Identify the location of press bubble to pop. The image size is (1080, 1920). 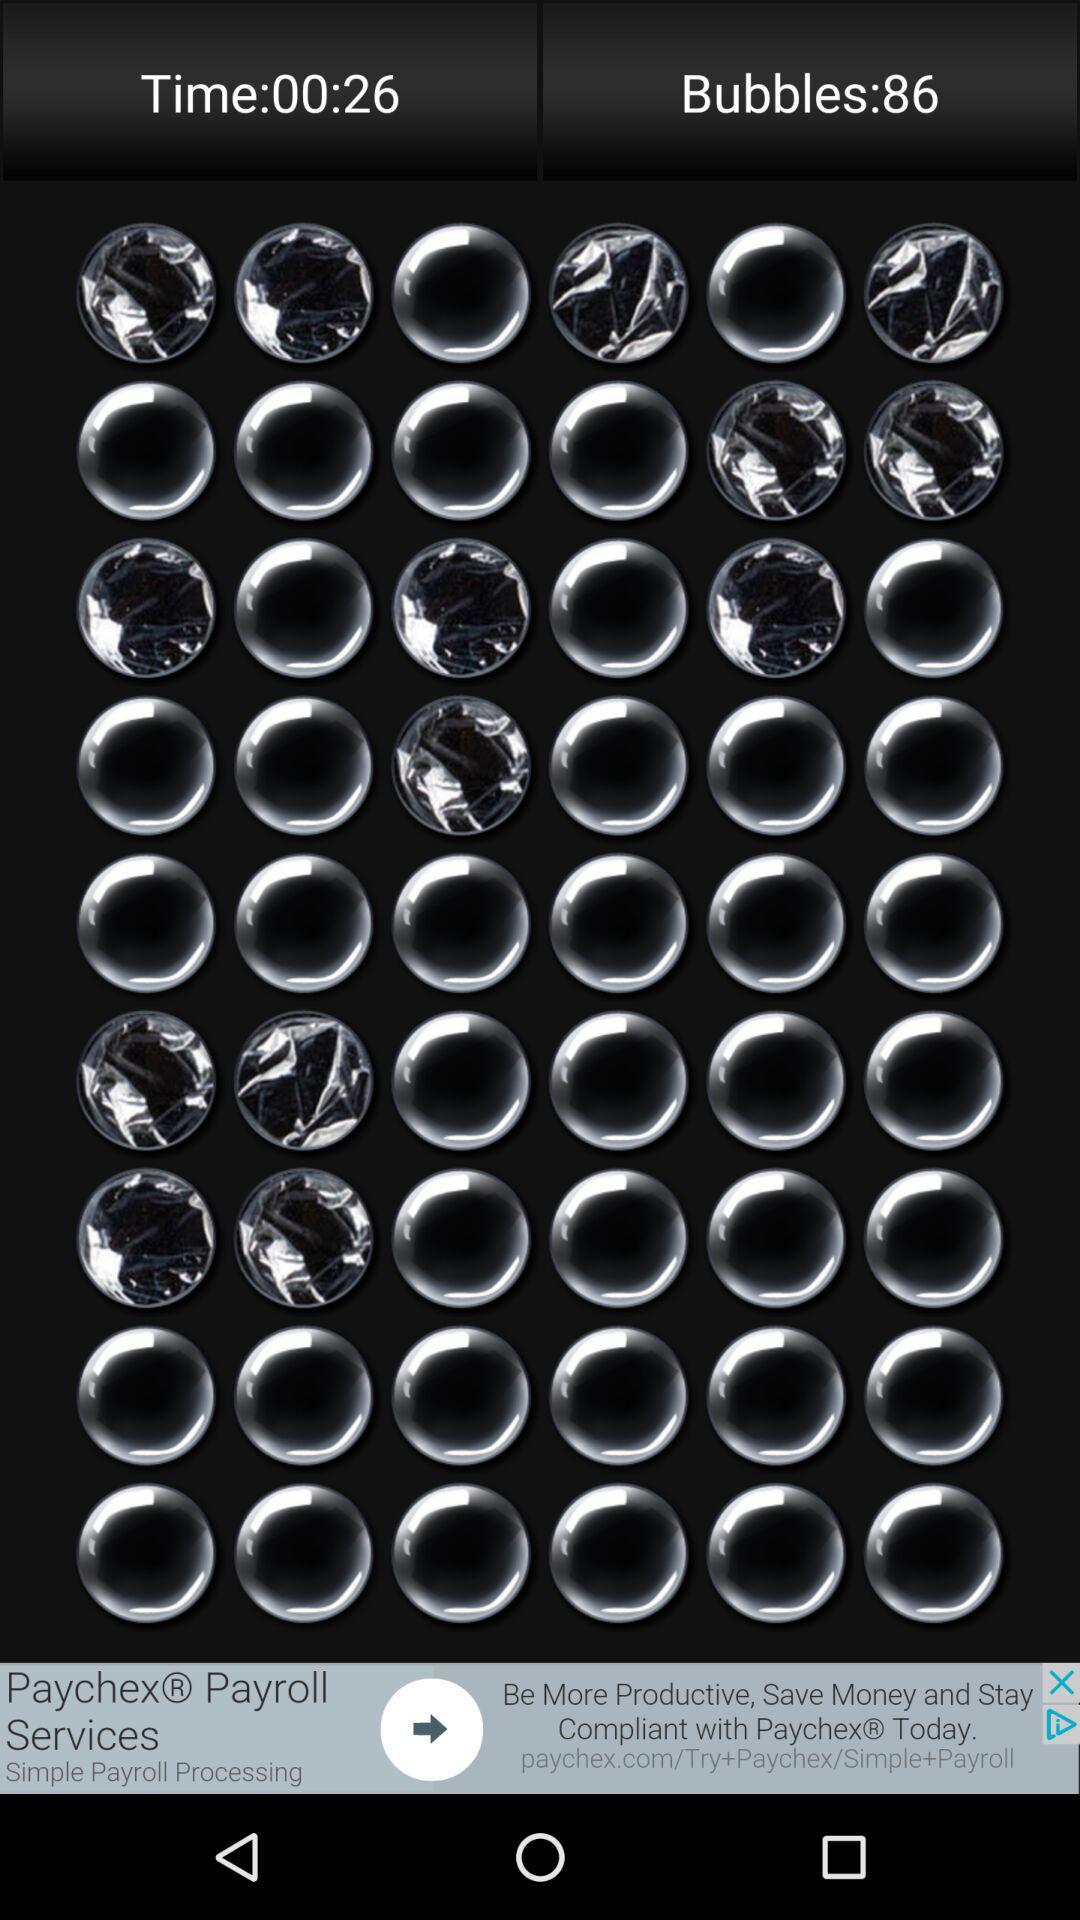
(775, 1079).